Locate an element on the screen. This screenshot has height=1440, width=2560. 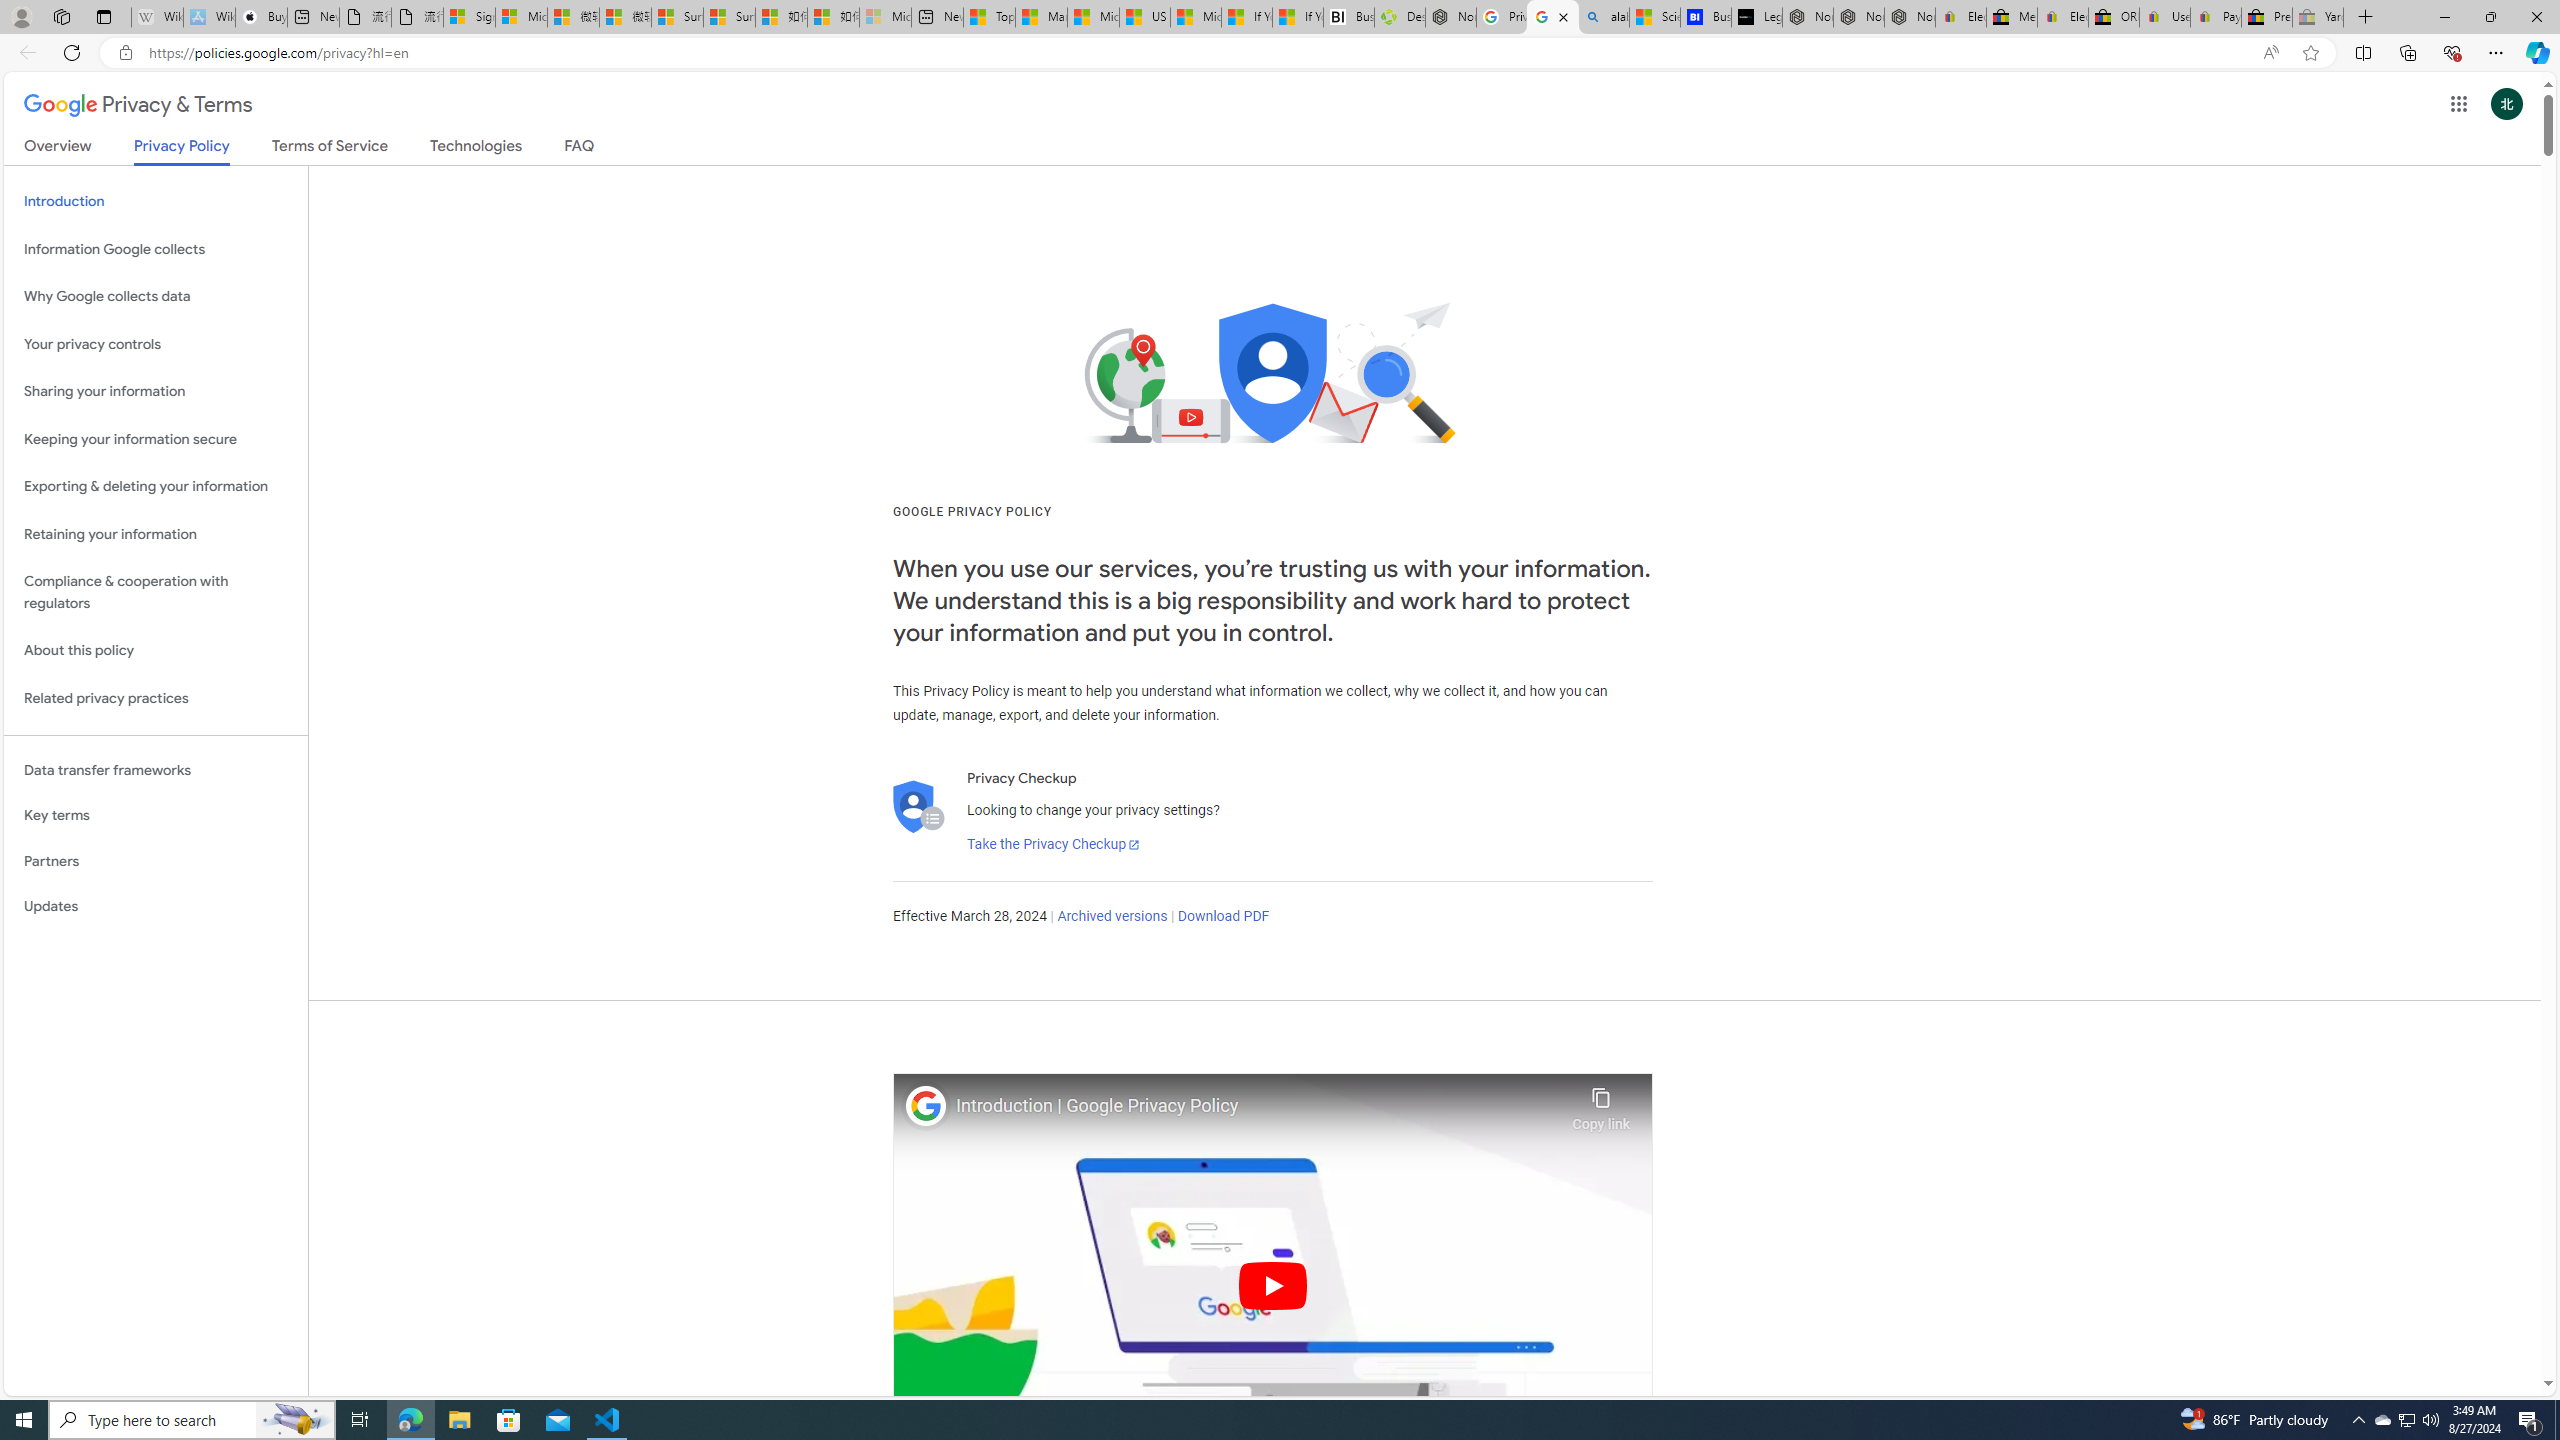
'Privacy & Terms' is located at coordinates (138, 104).